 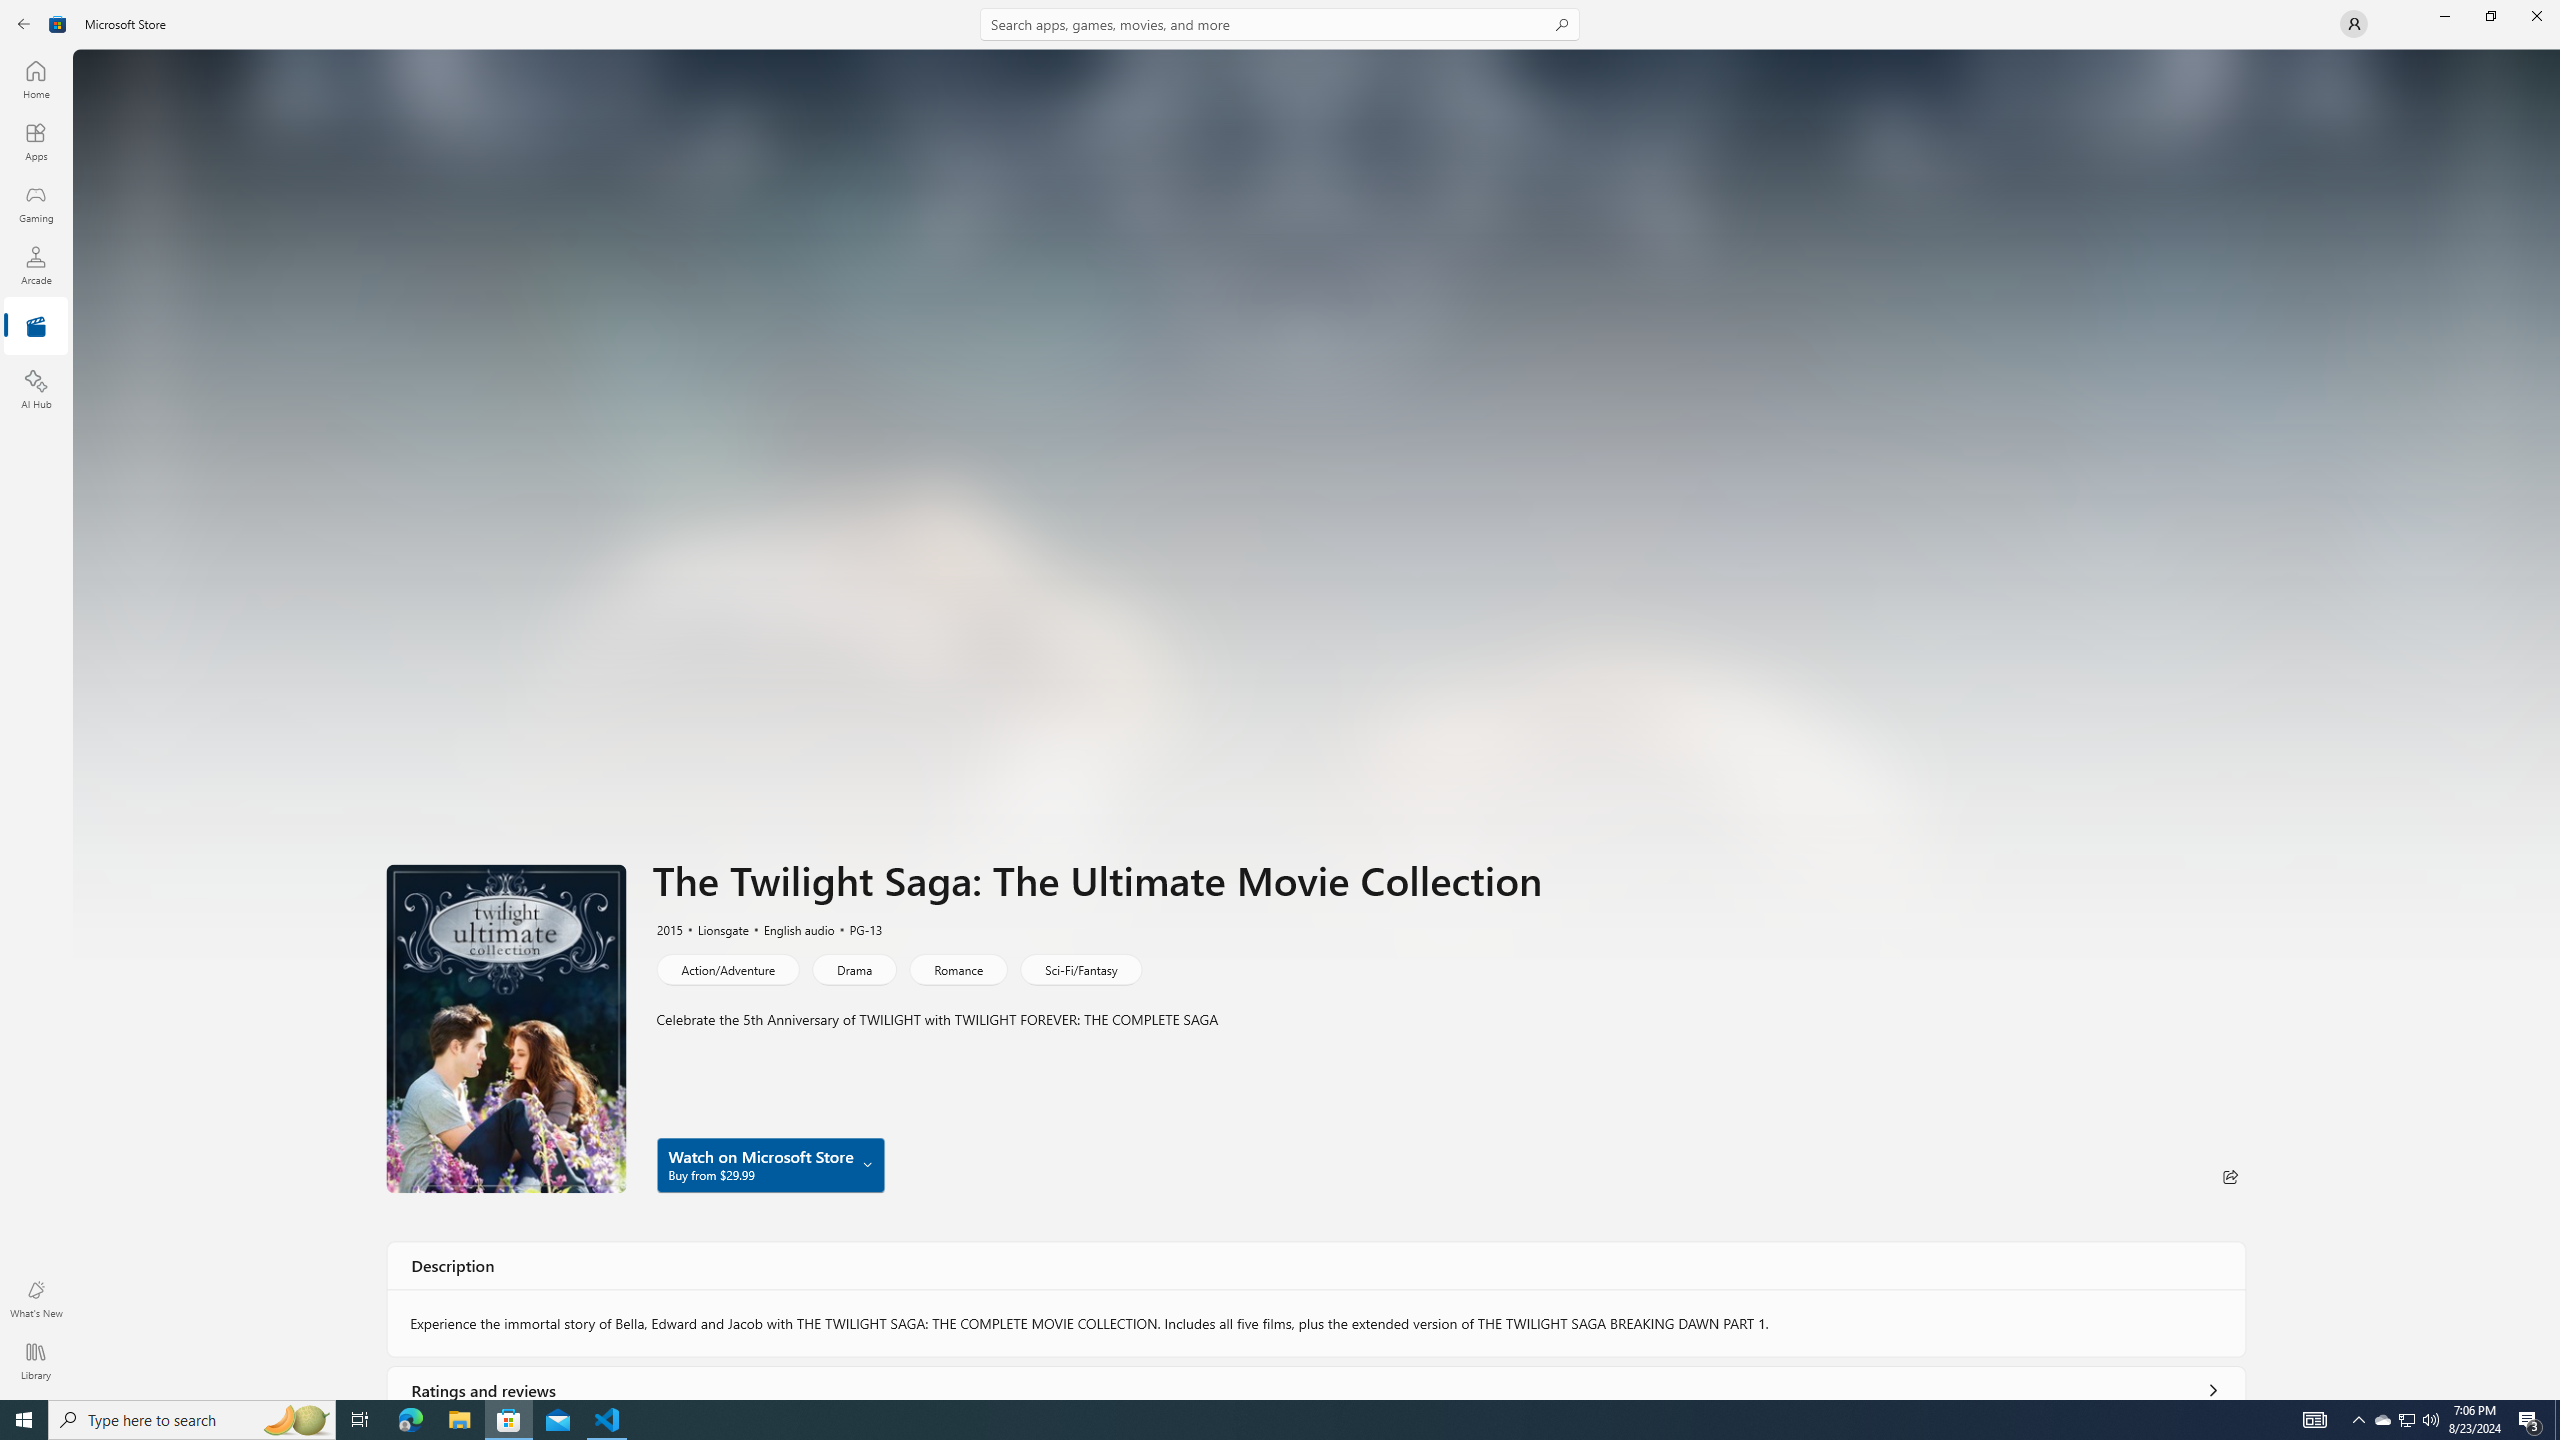 I want to click on 'Drama', so click(x=852, y=968).